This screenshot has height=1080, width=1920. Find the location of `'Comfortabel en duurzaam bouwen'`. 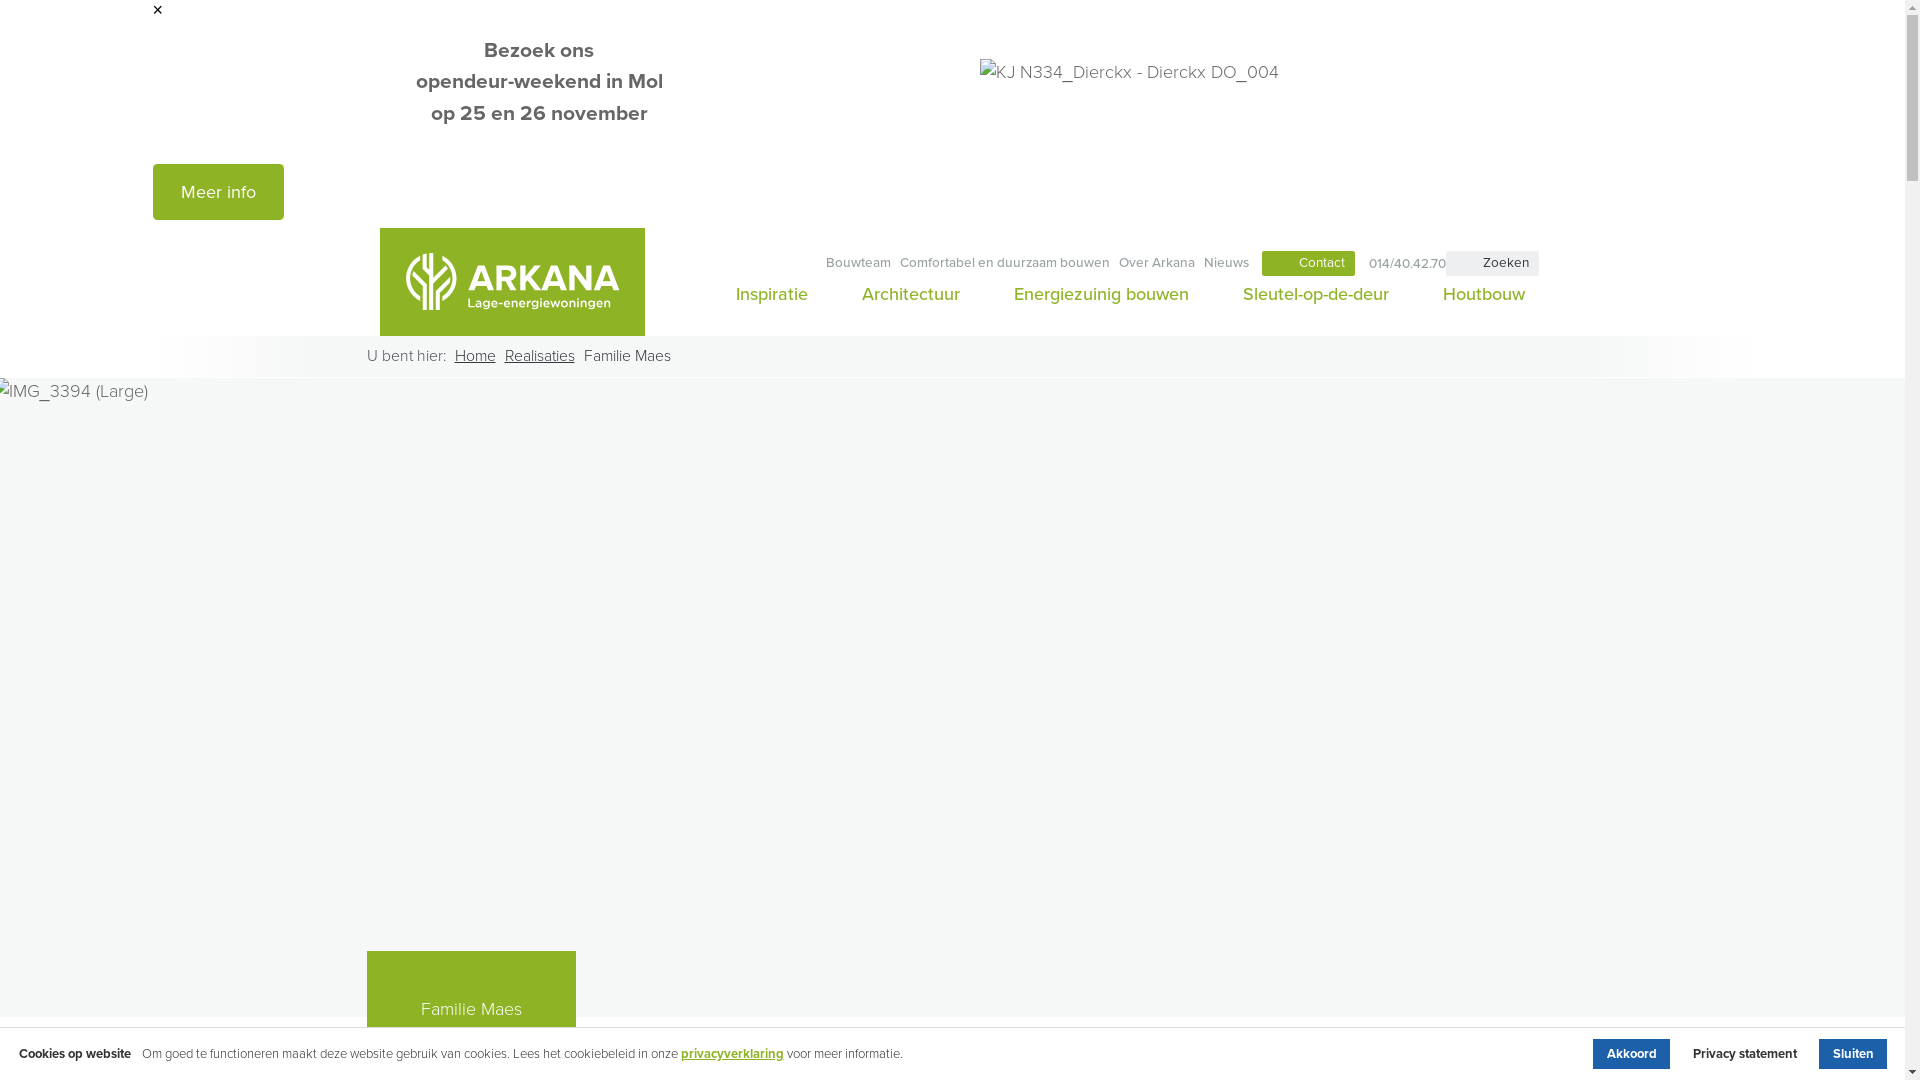

'Comfortabel en duurzaam bouwen' is located at coordinates (1004, 262).